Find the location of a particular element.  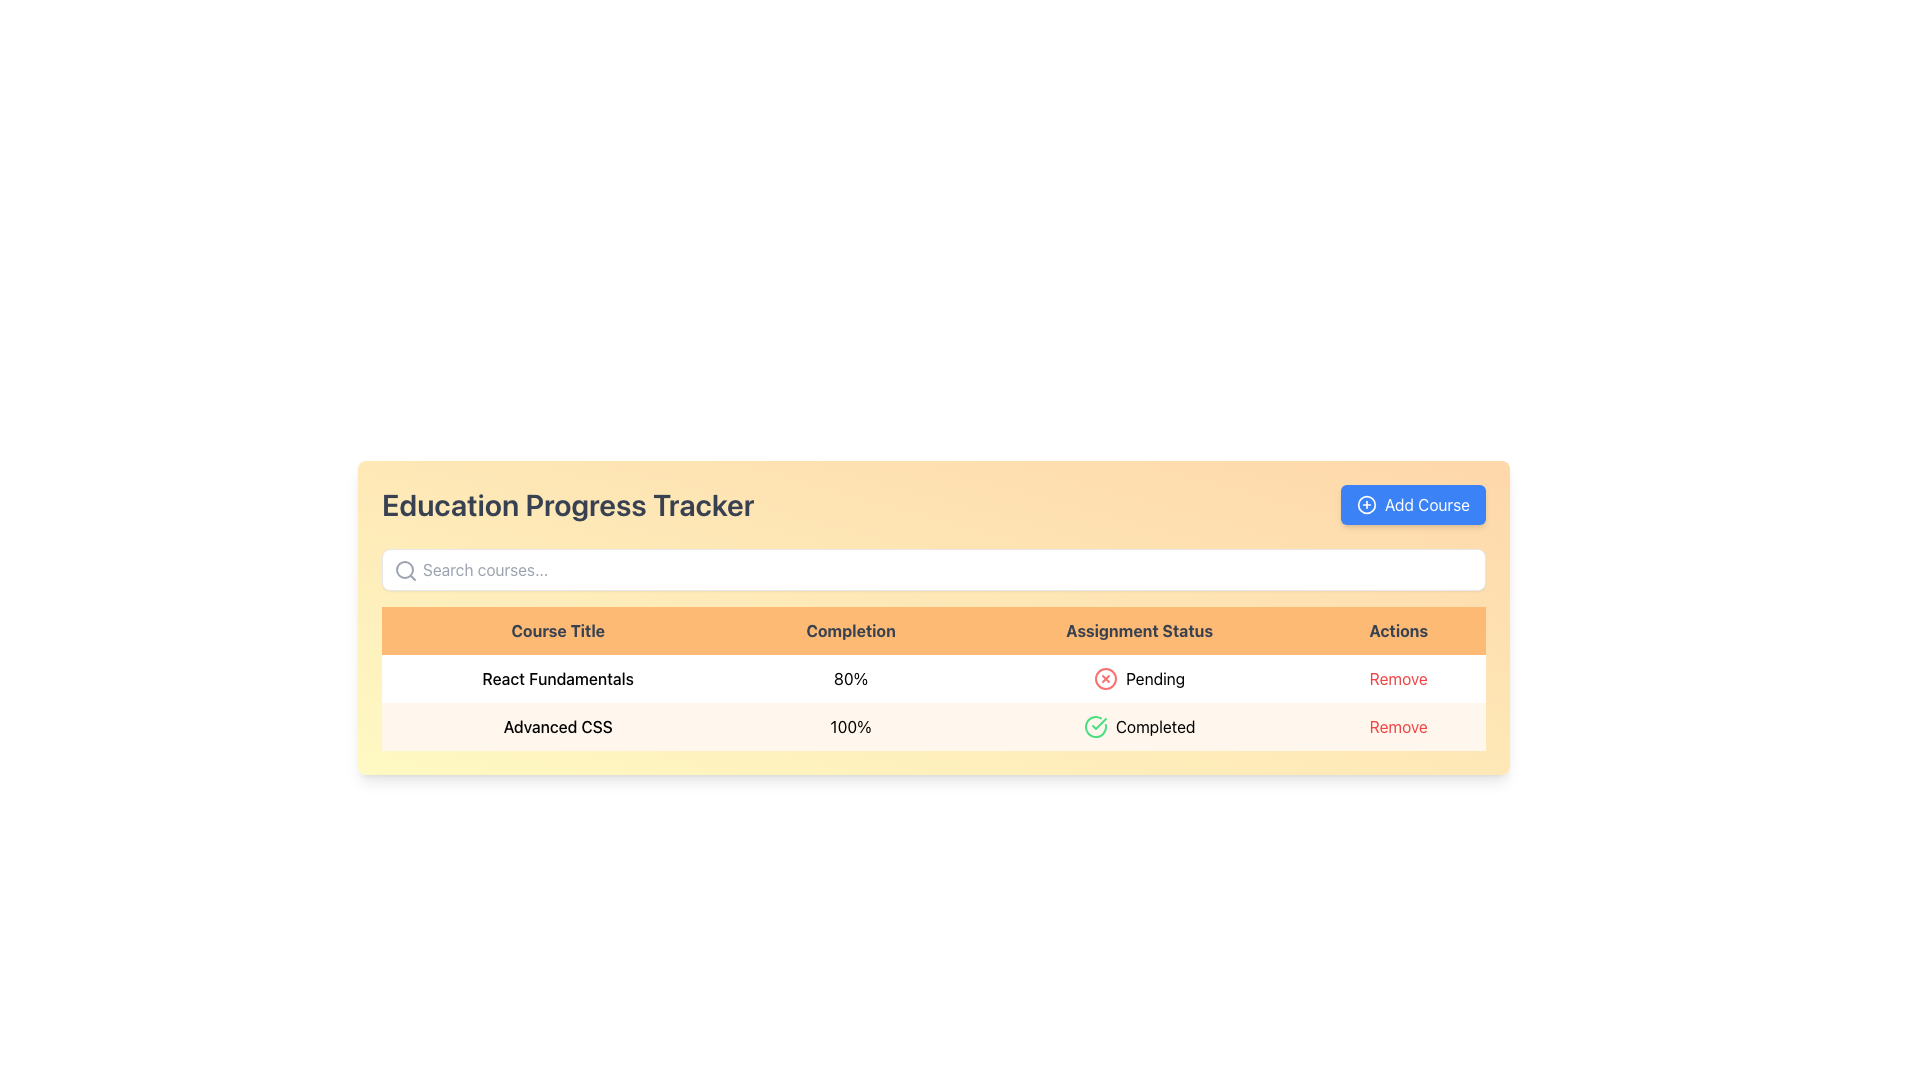

the static text label for the course titled 'React Fundamentals' in the educational progress tracker interface, located in the first column of the corresponding row is located at coordinates (558, 677).